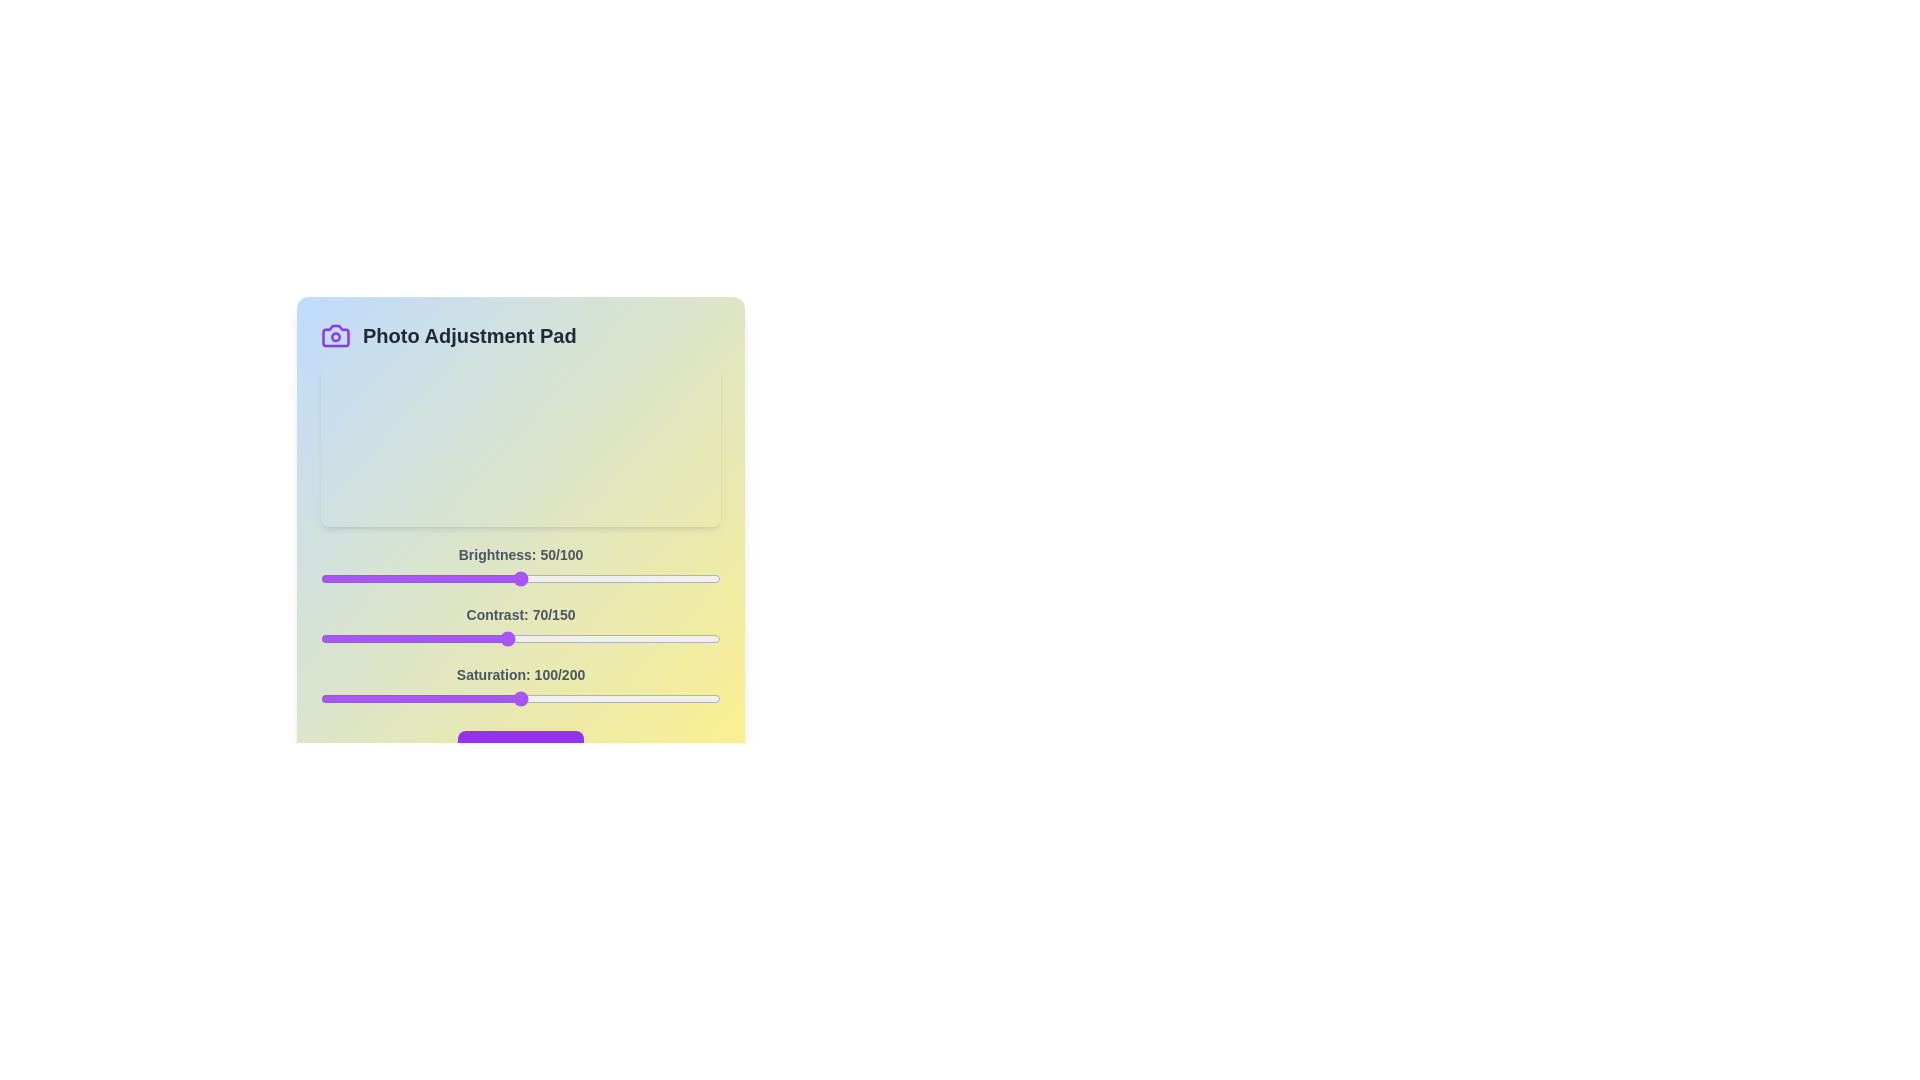 The image size is (1920, 1080). I want to click on the 1 slider to 135, so click(681, 639).